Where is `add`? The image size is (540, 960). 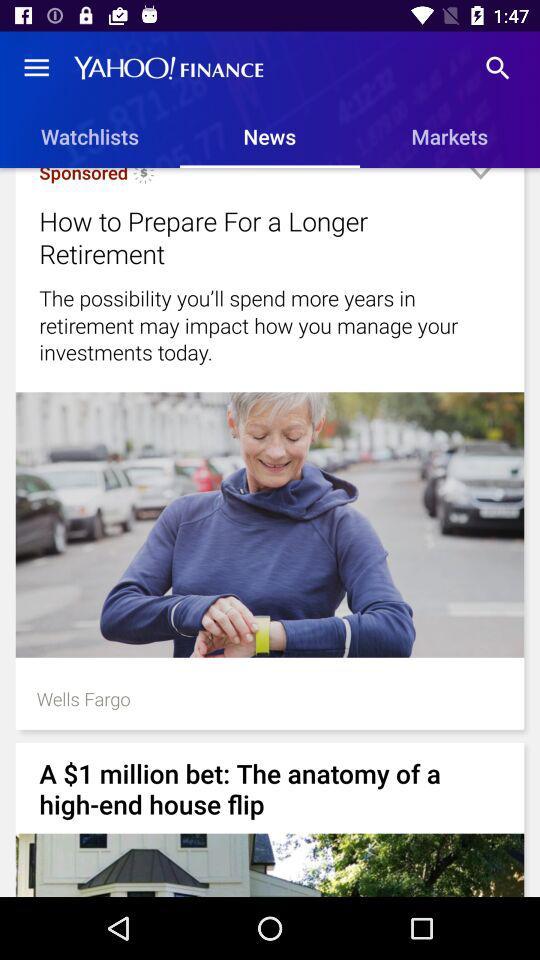 add is located at coordinates (479, 181).